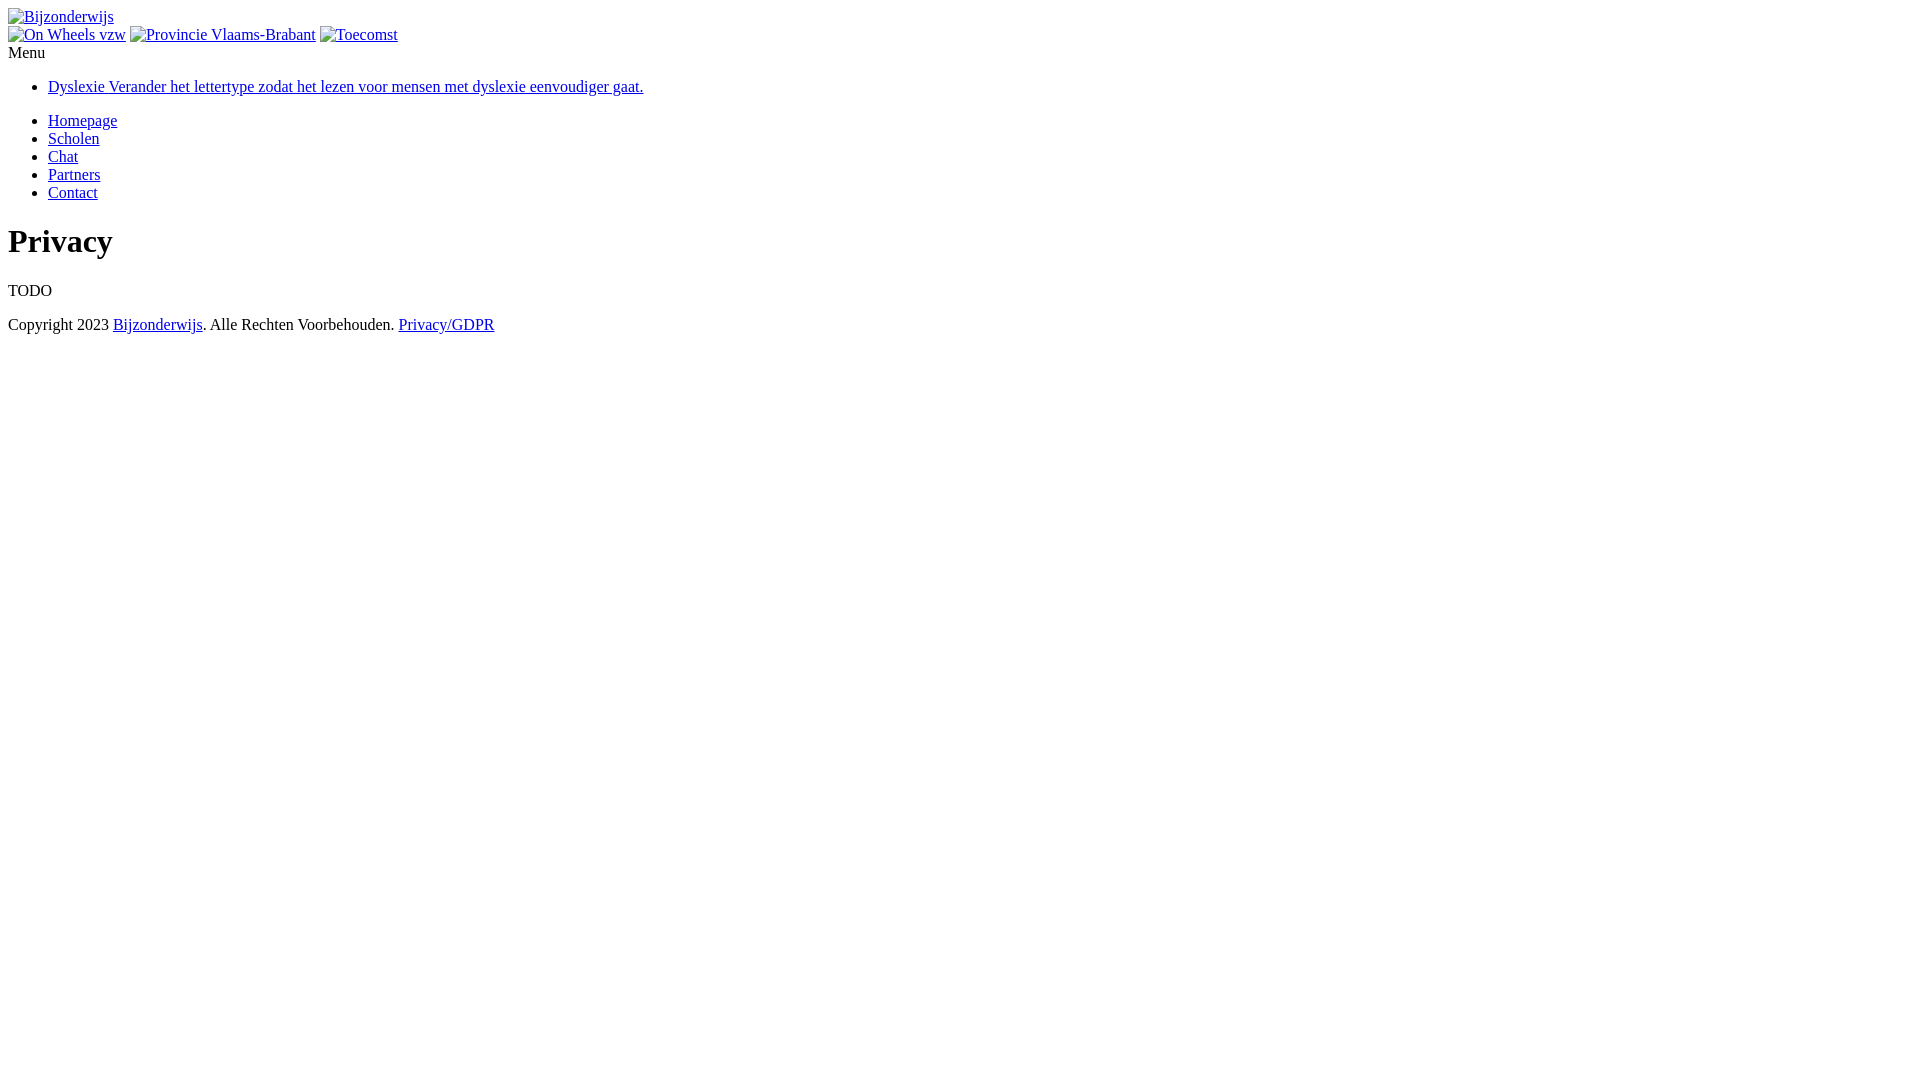 This screenshot has height=1080, width=1920. What do you see at coordinates (73, 137) in the screenshot?
I see `'Scholen'` at bounding box center [73, 137].